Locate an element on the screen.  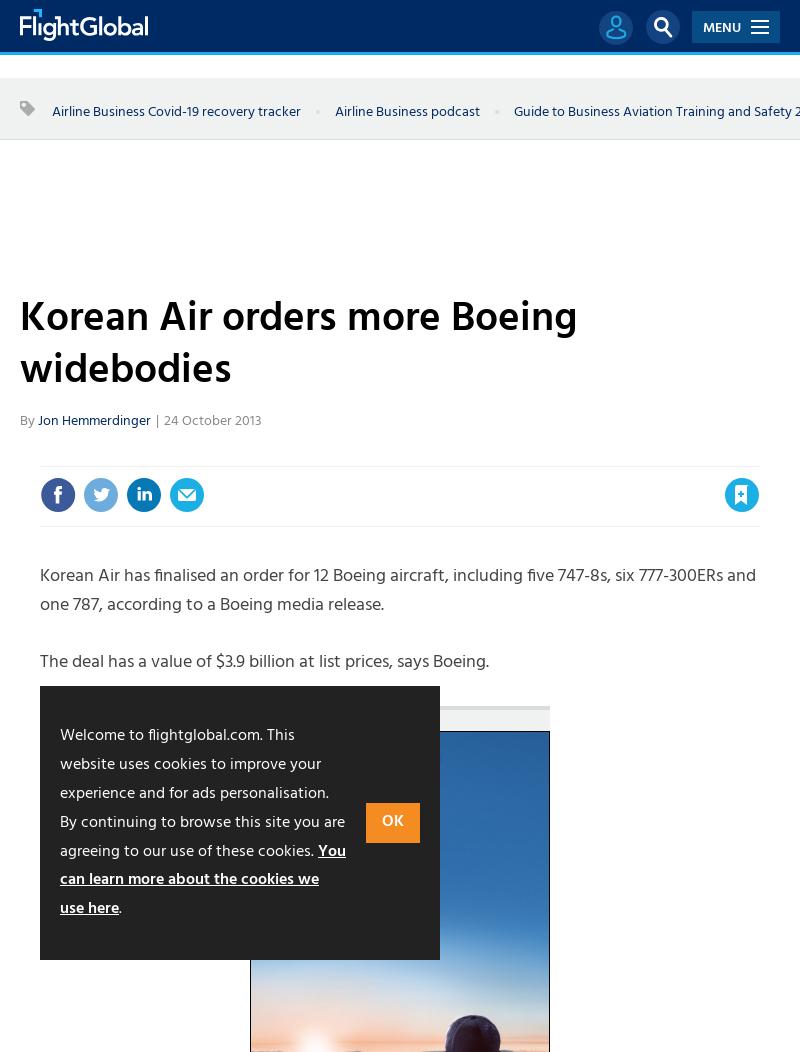
'You can learn more about the cookies we use here' is located at coordinates (202, 879).